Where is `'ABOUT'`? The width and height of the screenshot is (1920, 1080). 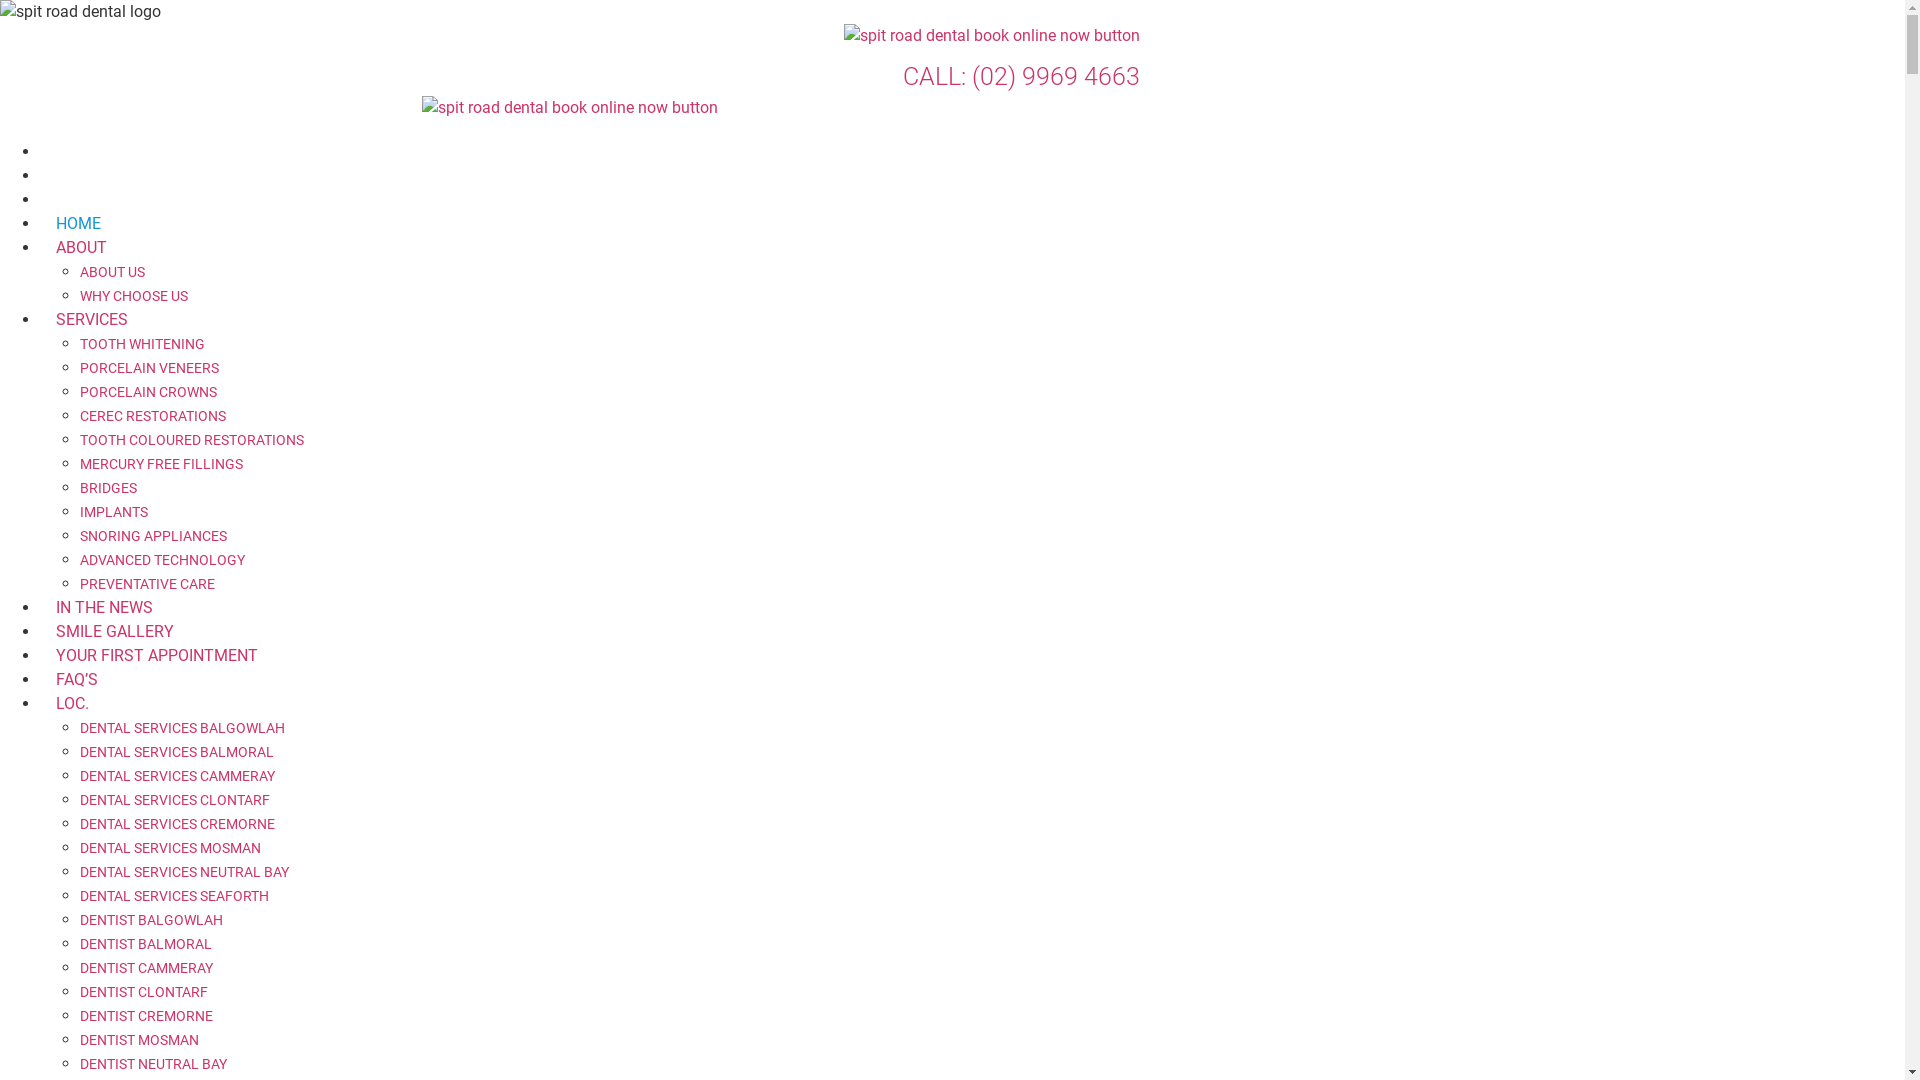
'ABOUT' is located at coordinates (80, 246).